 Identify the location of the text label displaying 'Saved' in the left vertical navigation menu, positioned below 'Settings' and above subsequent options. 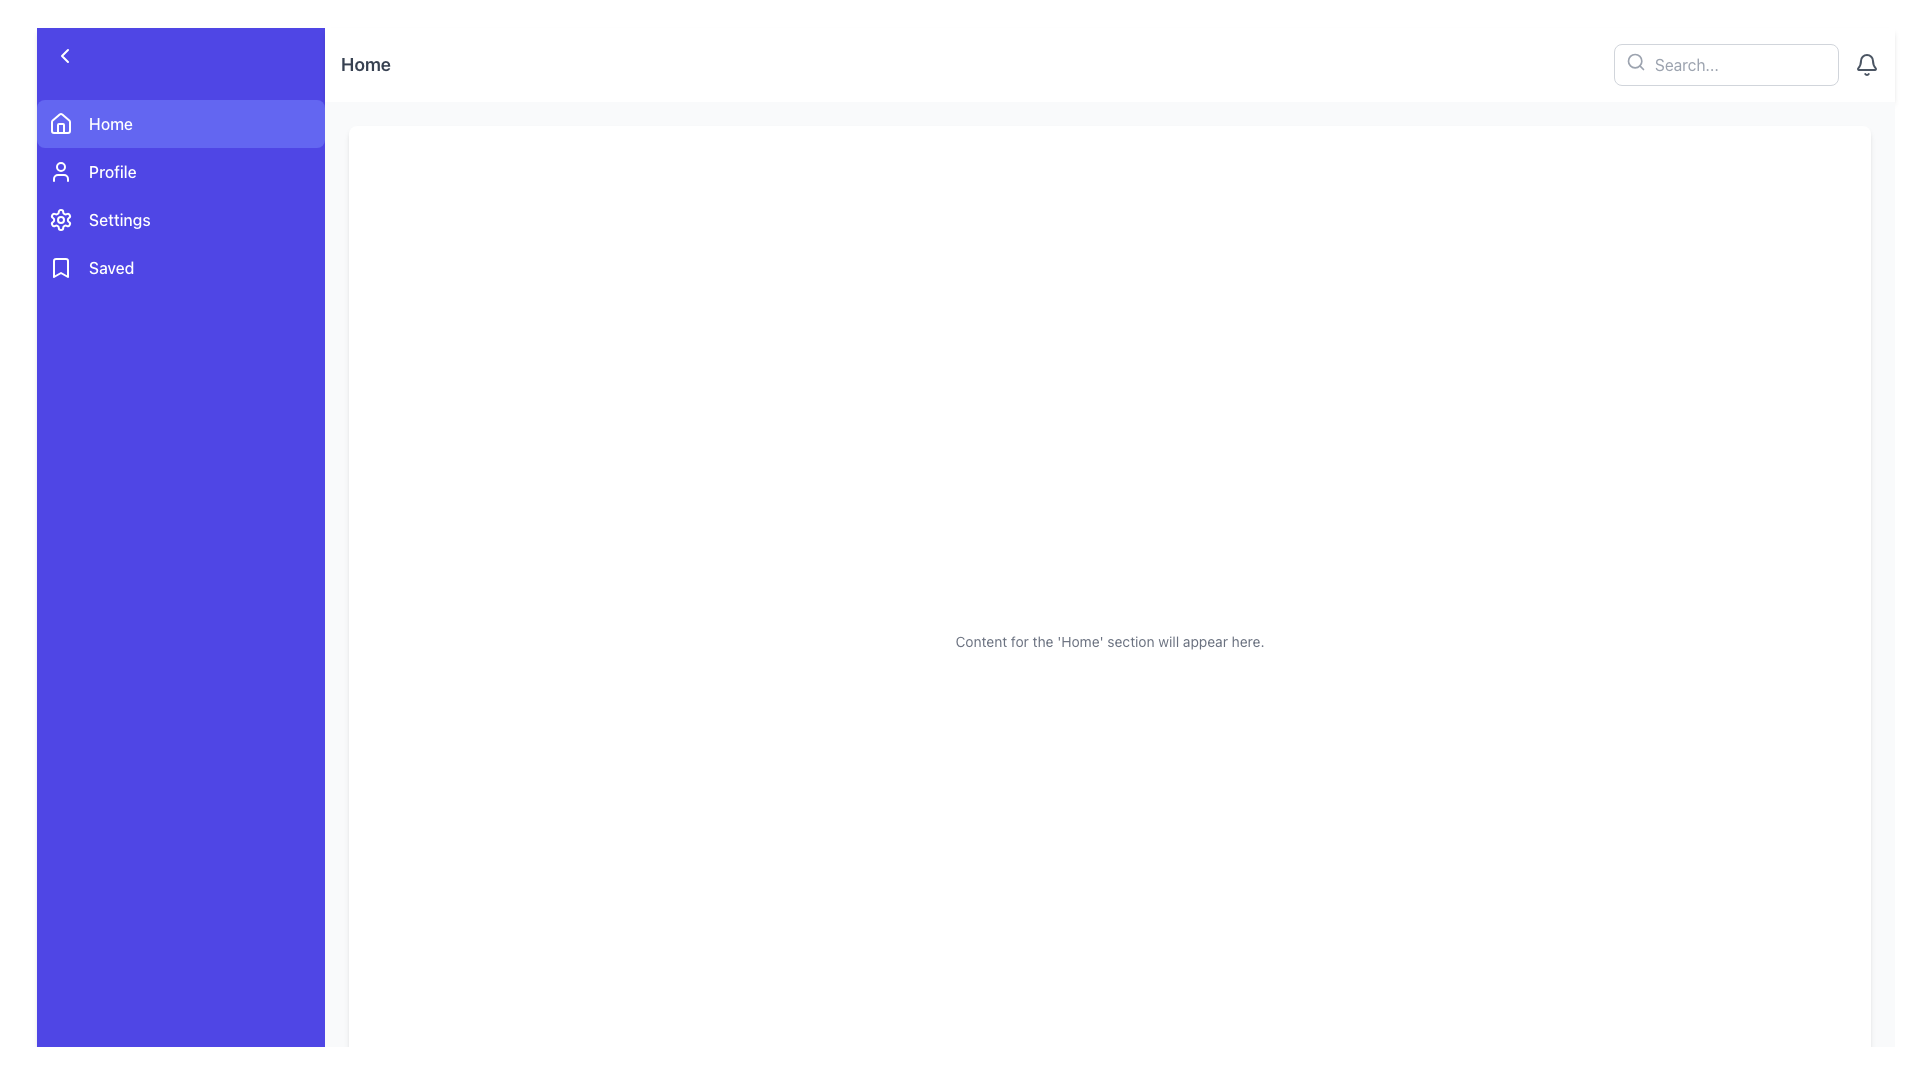
(110, 266).